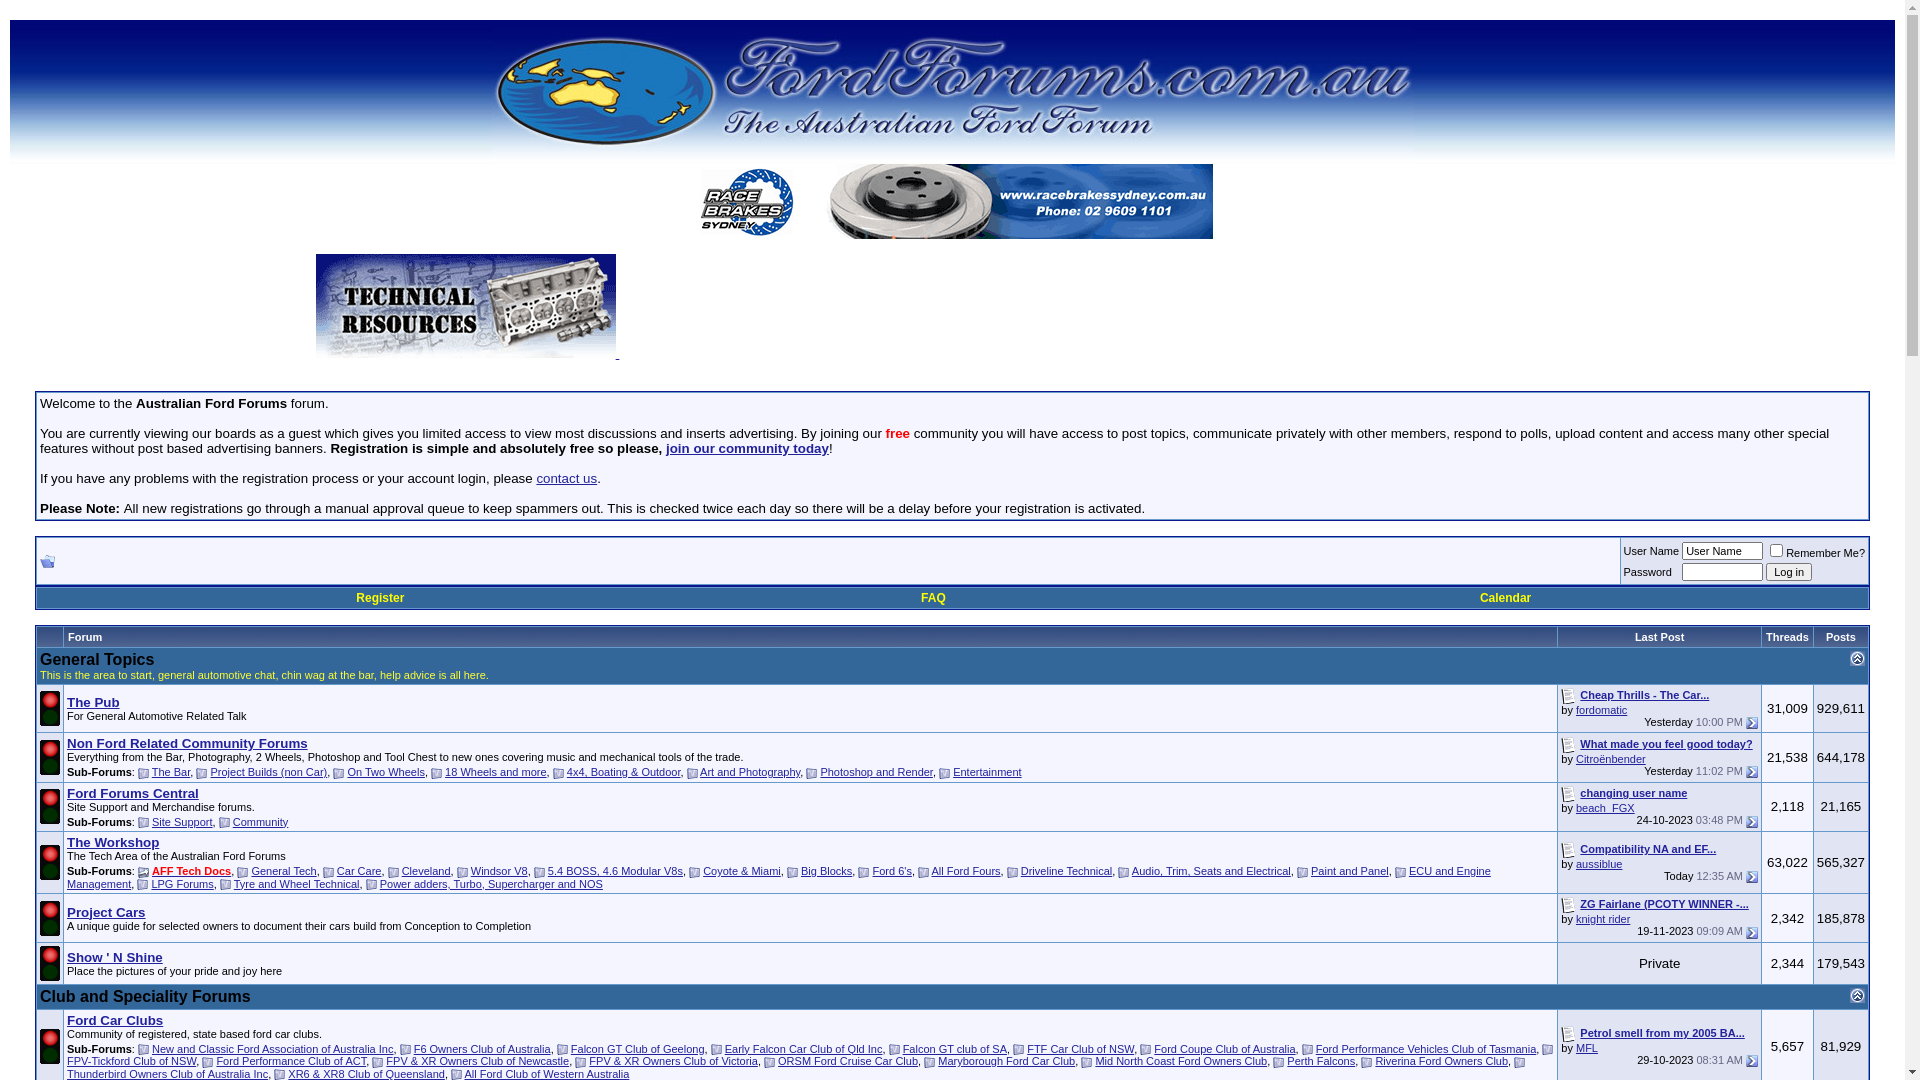  I want to click on 'Non Ford Related Community Forums', so click(67, 743).